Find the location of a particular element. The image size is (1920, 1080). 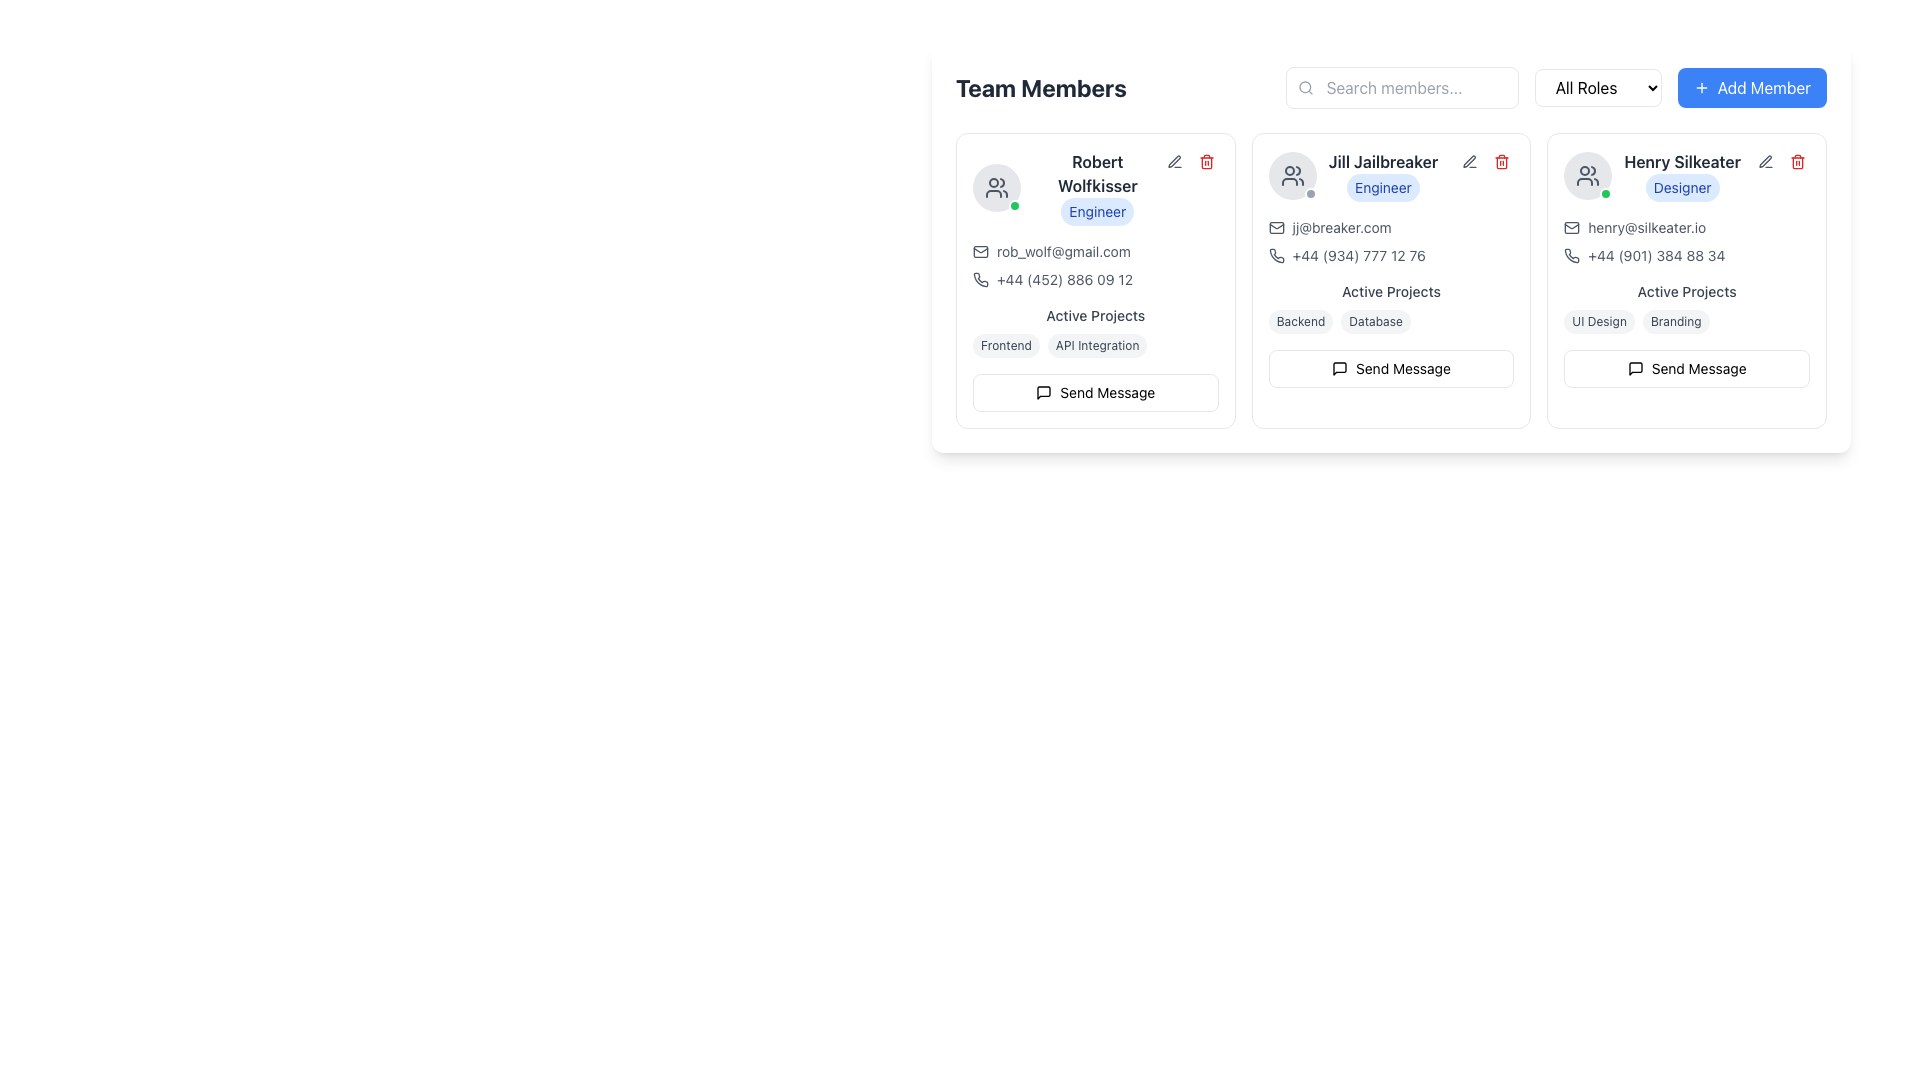

the plus sign icon within the 'Add Member' button located in the top-right corner of the interface is located at coordinates (1700, 87).